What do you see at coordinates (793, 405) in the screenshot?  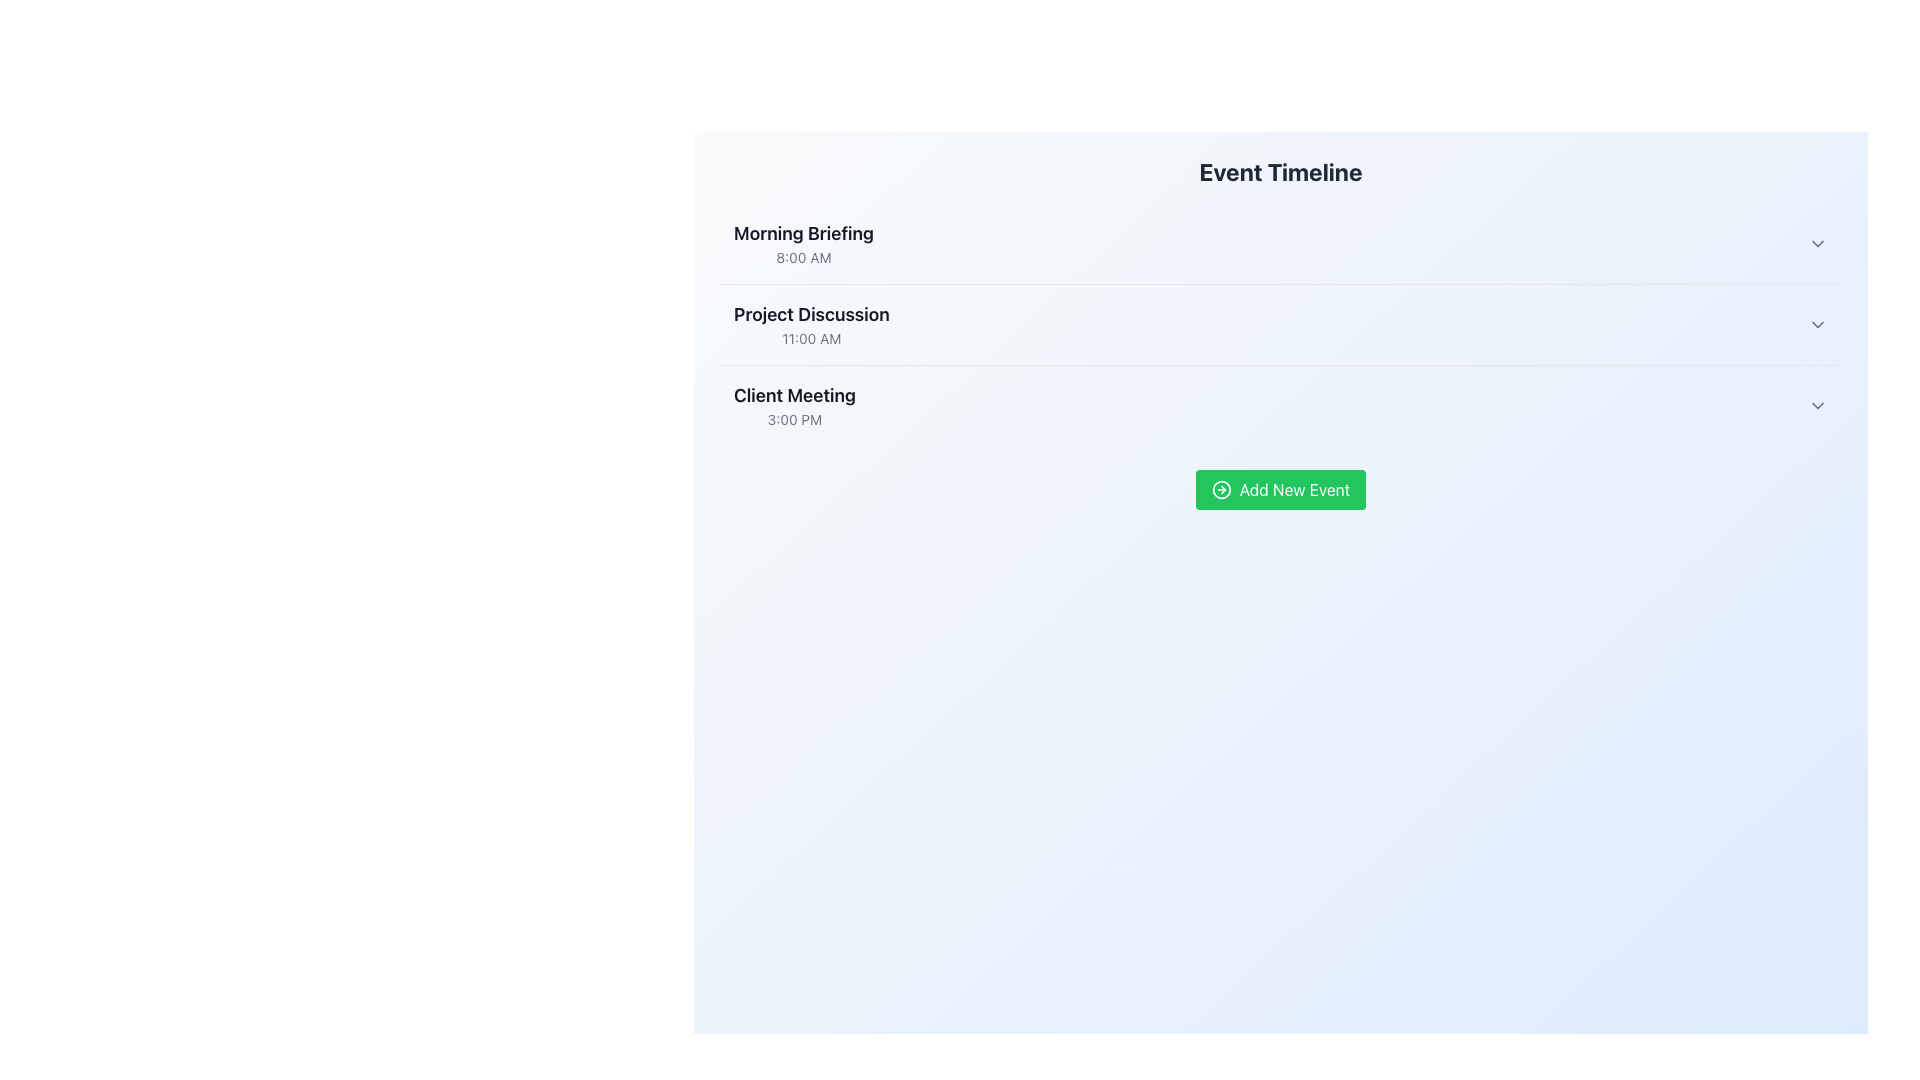 I see `the non-interactive text display showing 'Client Meeting' at 3:00 PM, which is the third entry in a chronological list of events` at bounding box center [793, 405].